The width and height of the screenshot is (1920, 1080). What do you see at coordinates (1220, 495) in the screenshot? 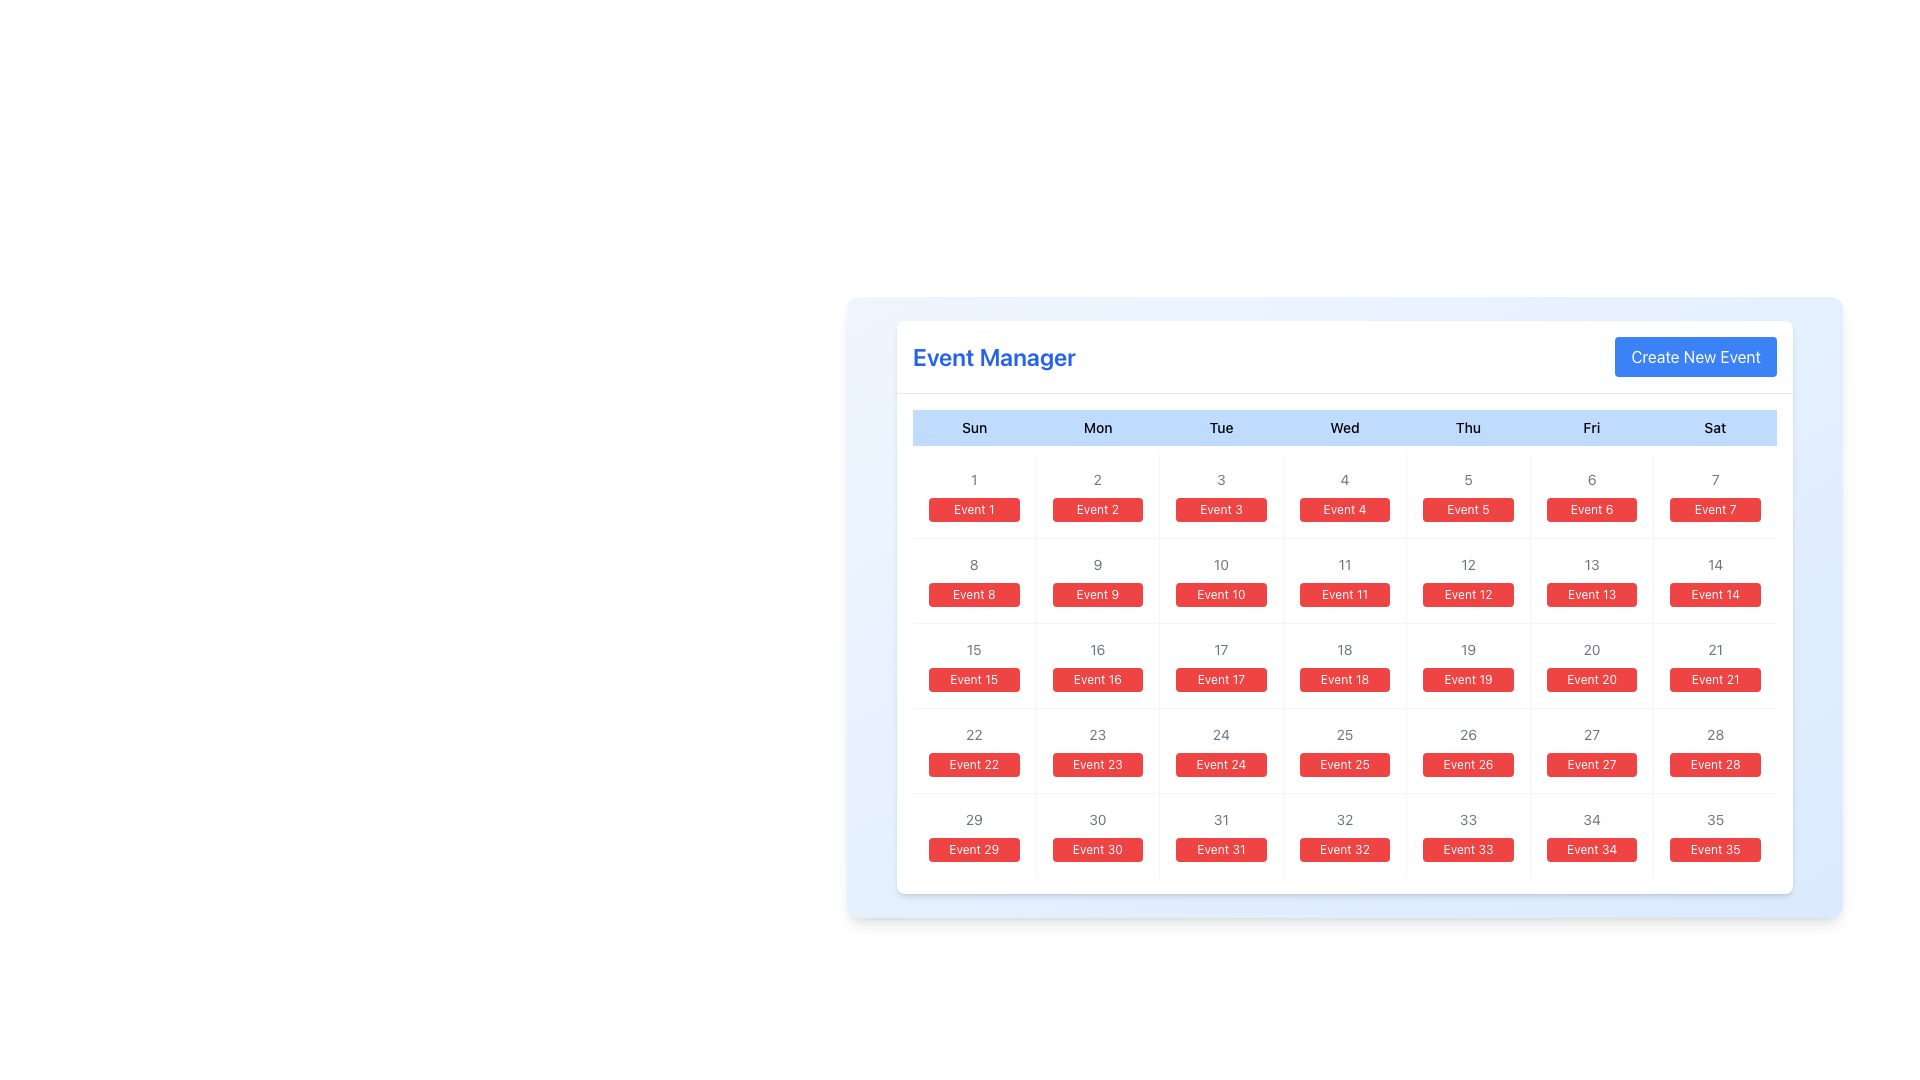
I see `the Calendar grid cell containing the number '3' and the button labeled 'Event 3'` at bounding box center [1220, 495].